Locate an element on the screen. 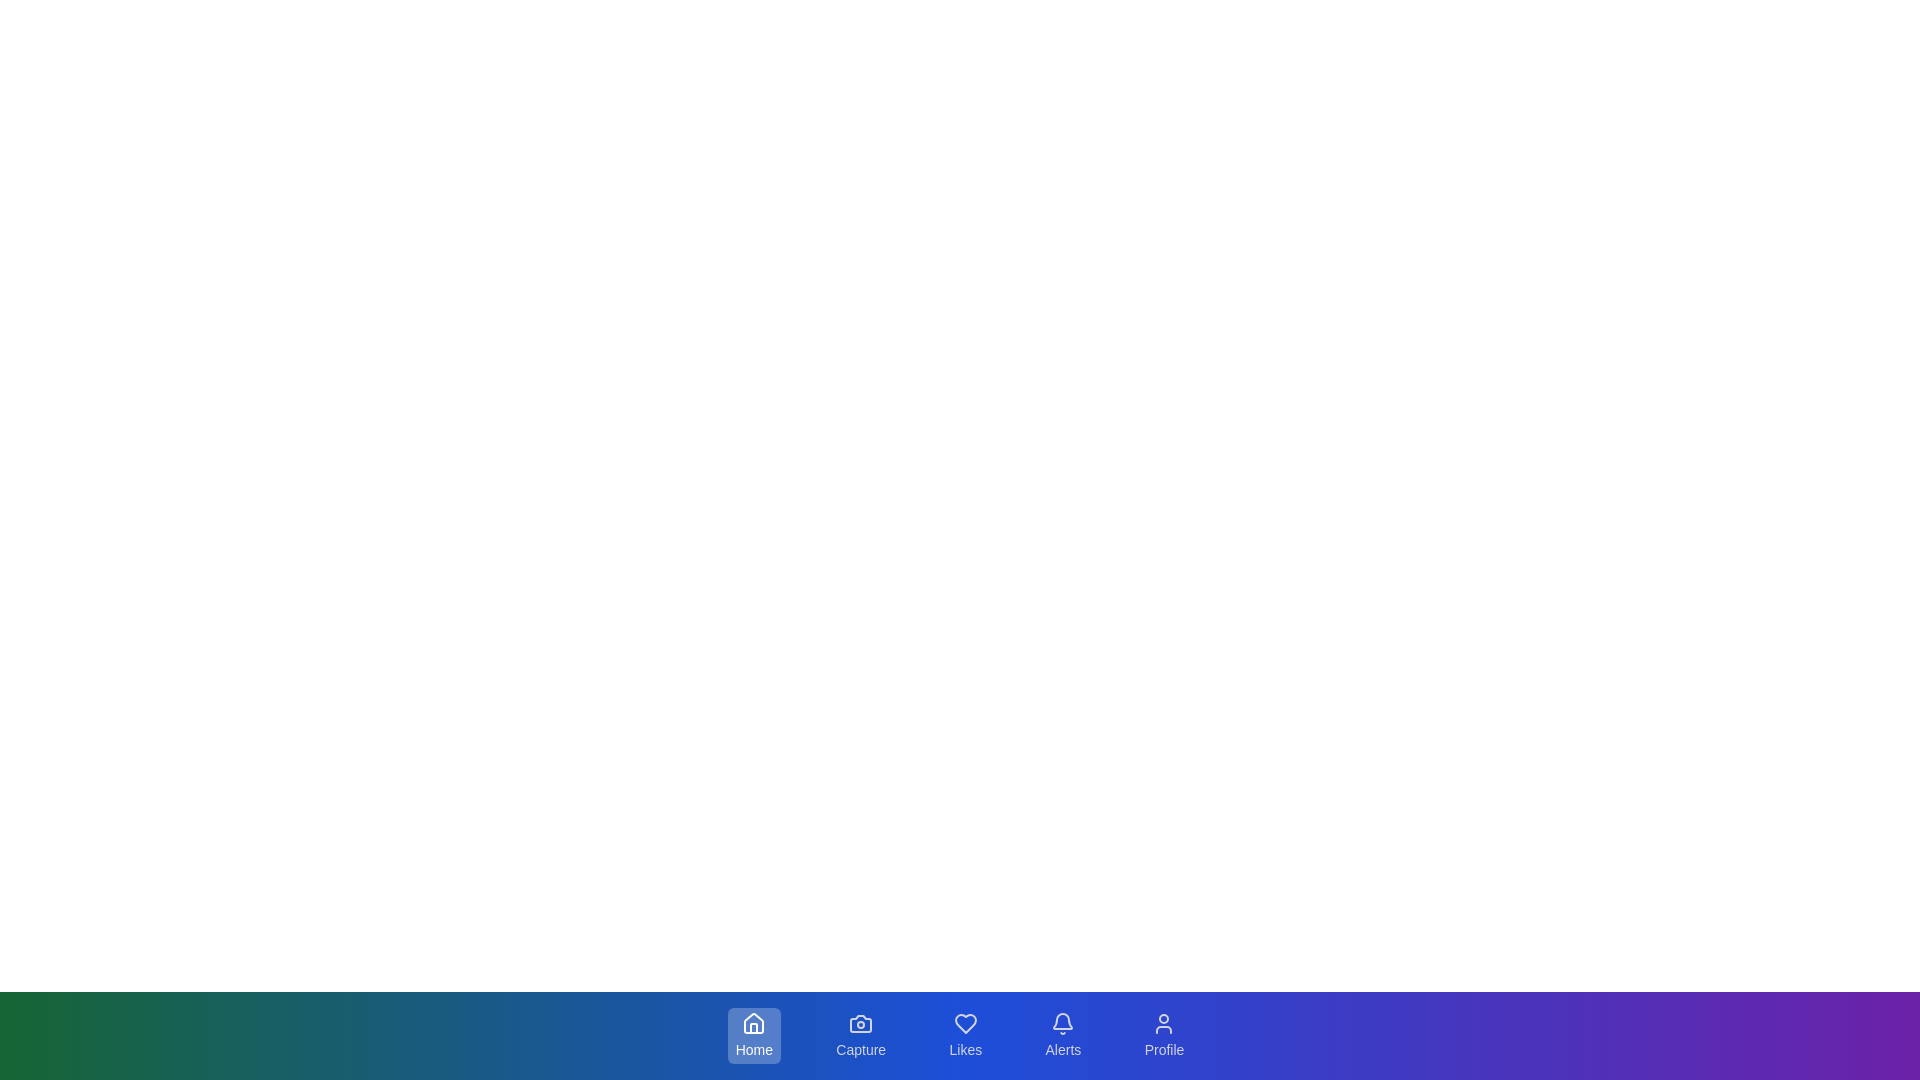 The width and height of the screenshot is (1920, 1080). the Likes tab in the bottom navigation bar is located at coordinates (964, 1035).